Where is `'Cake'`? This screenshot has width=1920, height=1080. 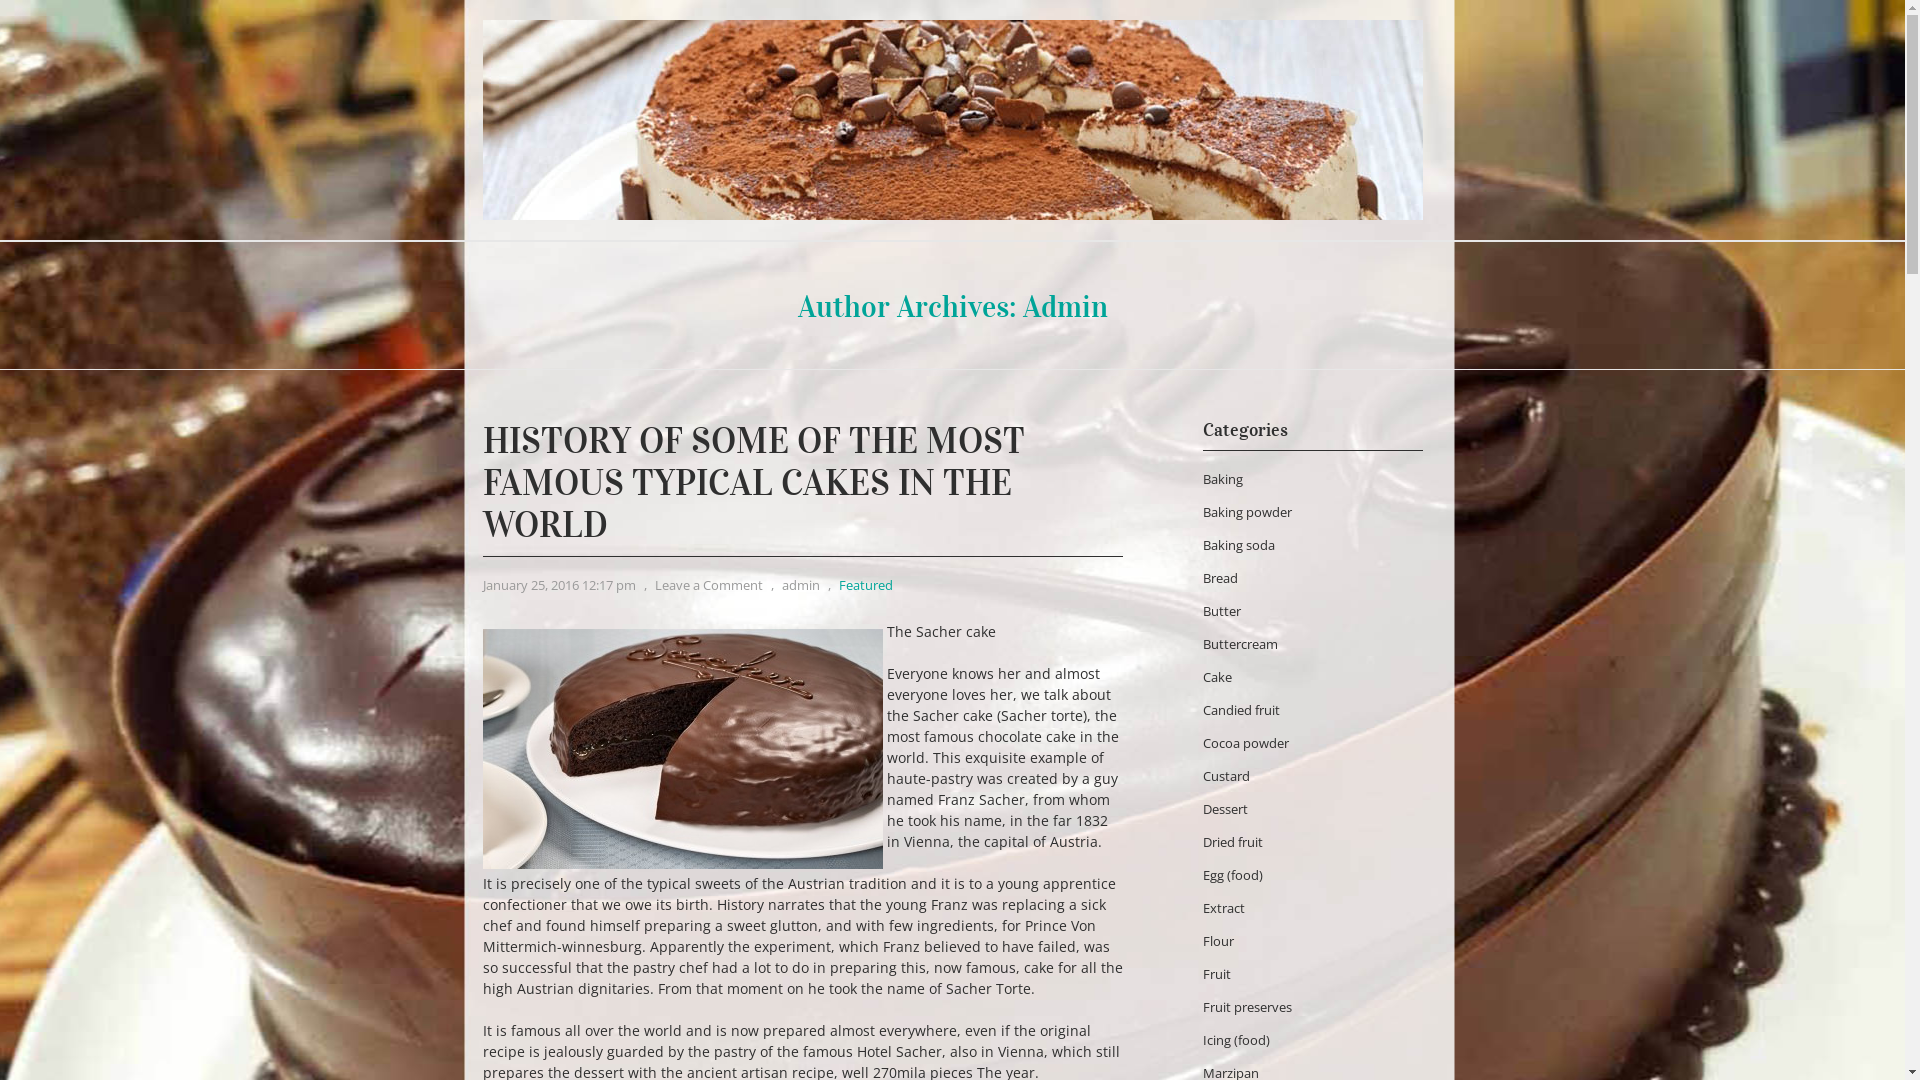
'Cake' is located at coordinates (1215, 676).